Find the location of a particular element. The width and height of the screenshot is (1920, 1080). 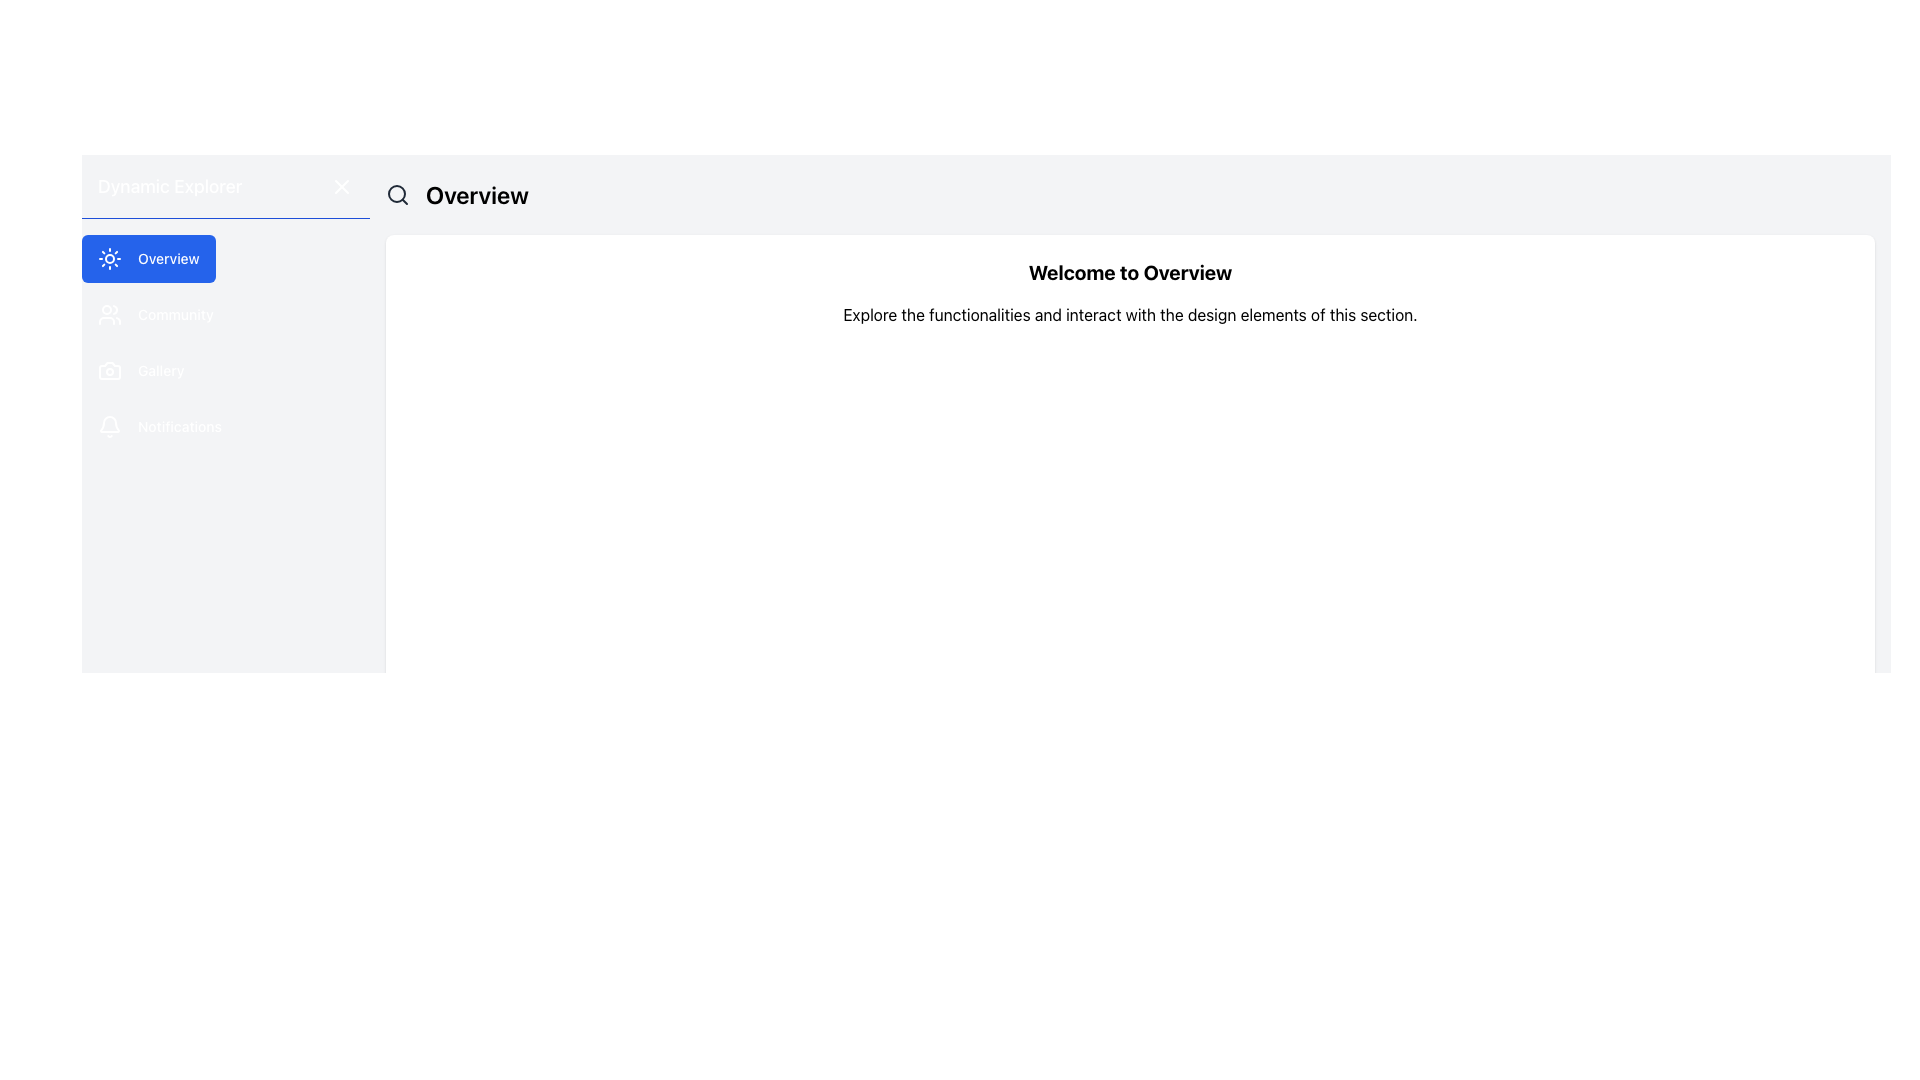

text label displaying 'Overview' which is positioned on a blue background next to a sun icon in the vertical navigation bar is located at coordinates (168, 257).